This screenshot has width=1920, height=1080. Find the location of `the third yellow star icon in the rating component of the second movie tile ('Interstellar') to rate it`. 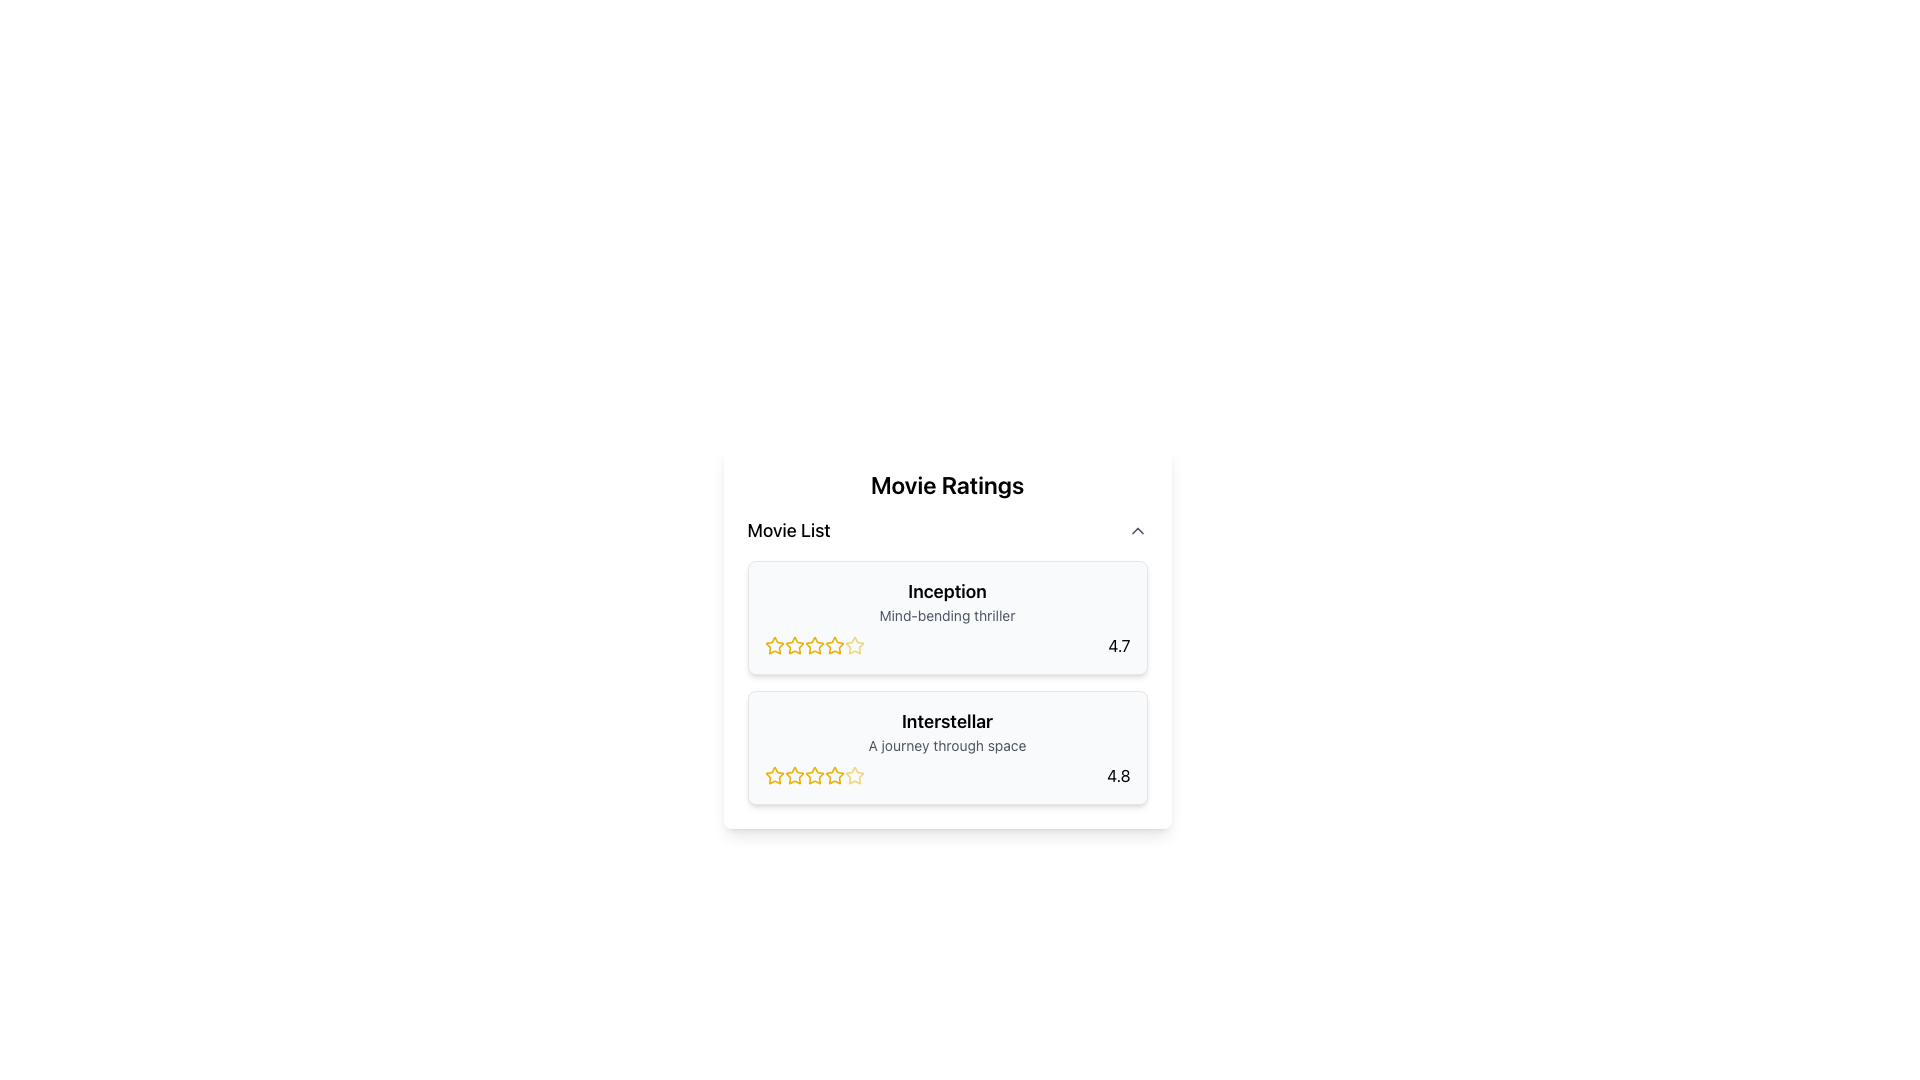

the third yellow star icon in the rating component of the second movie tile ('Interstellar') to rate it is located at coordinates (814, 774).